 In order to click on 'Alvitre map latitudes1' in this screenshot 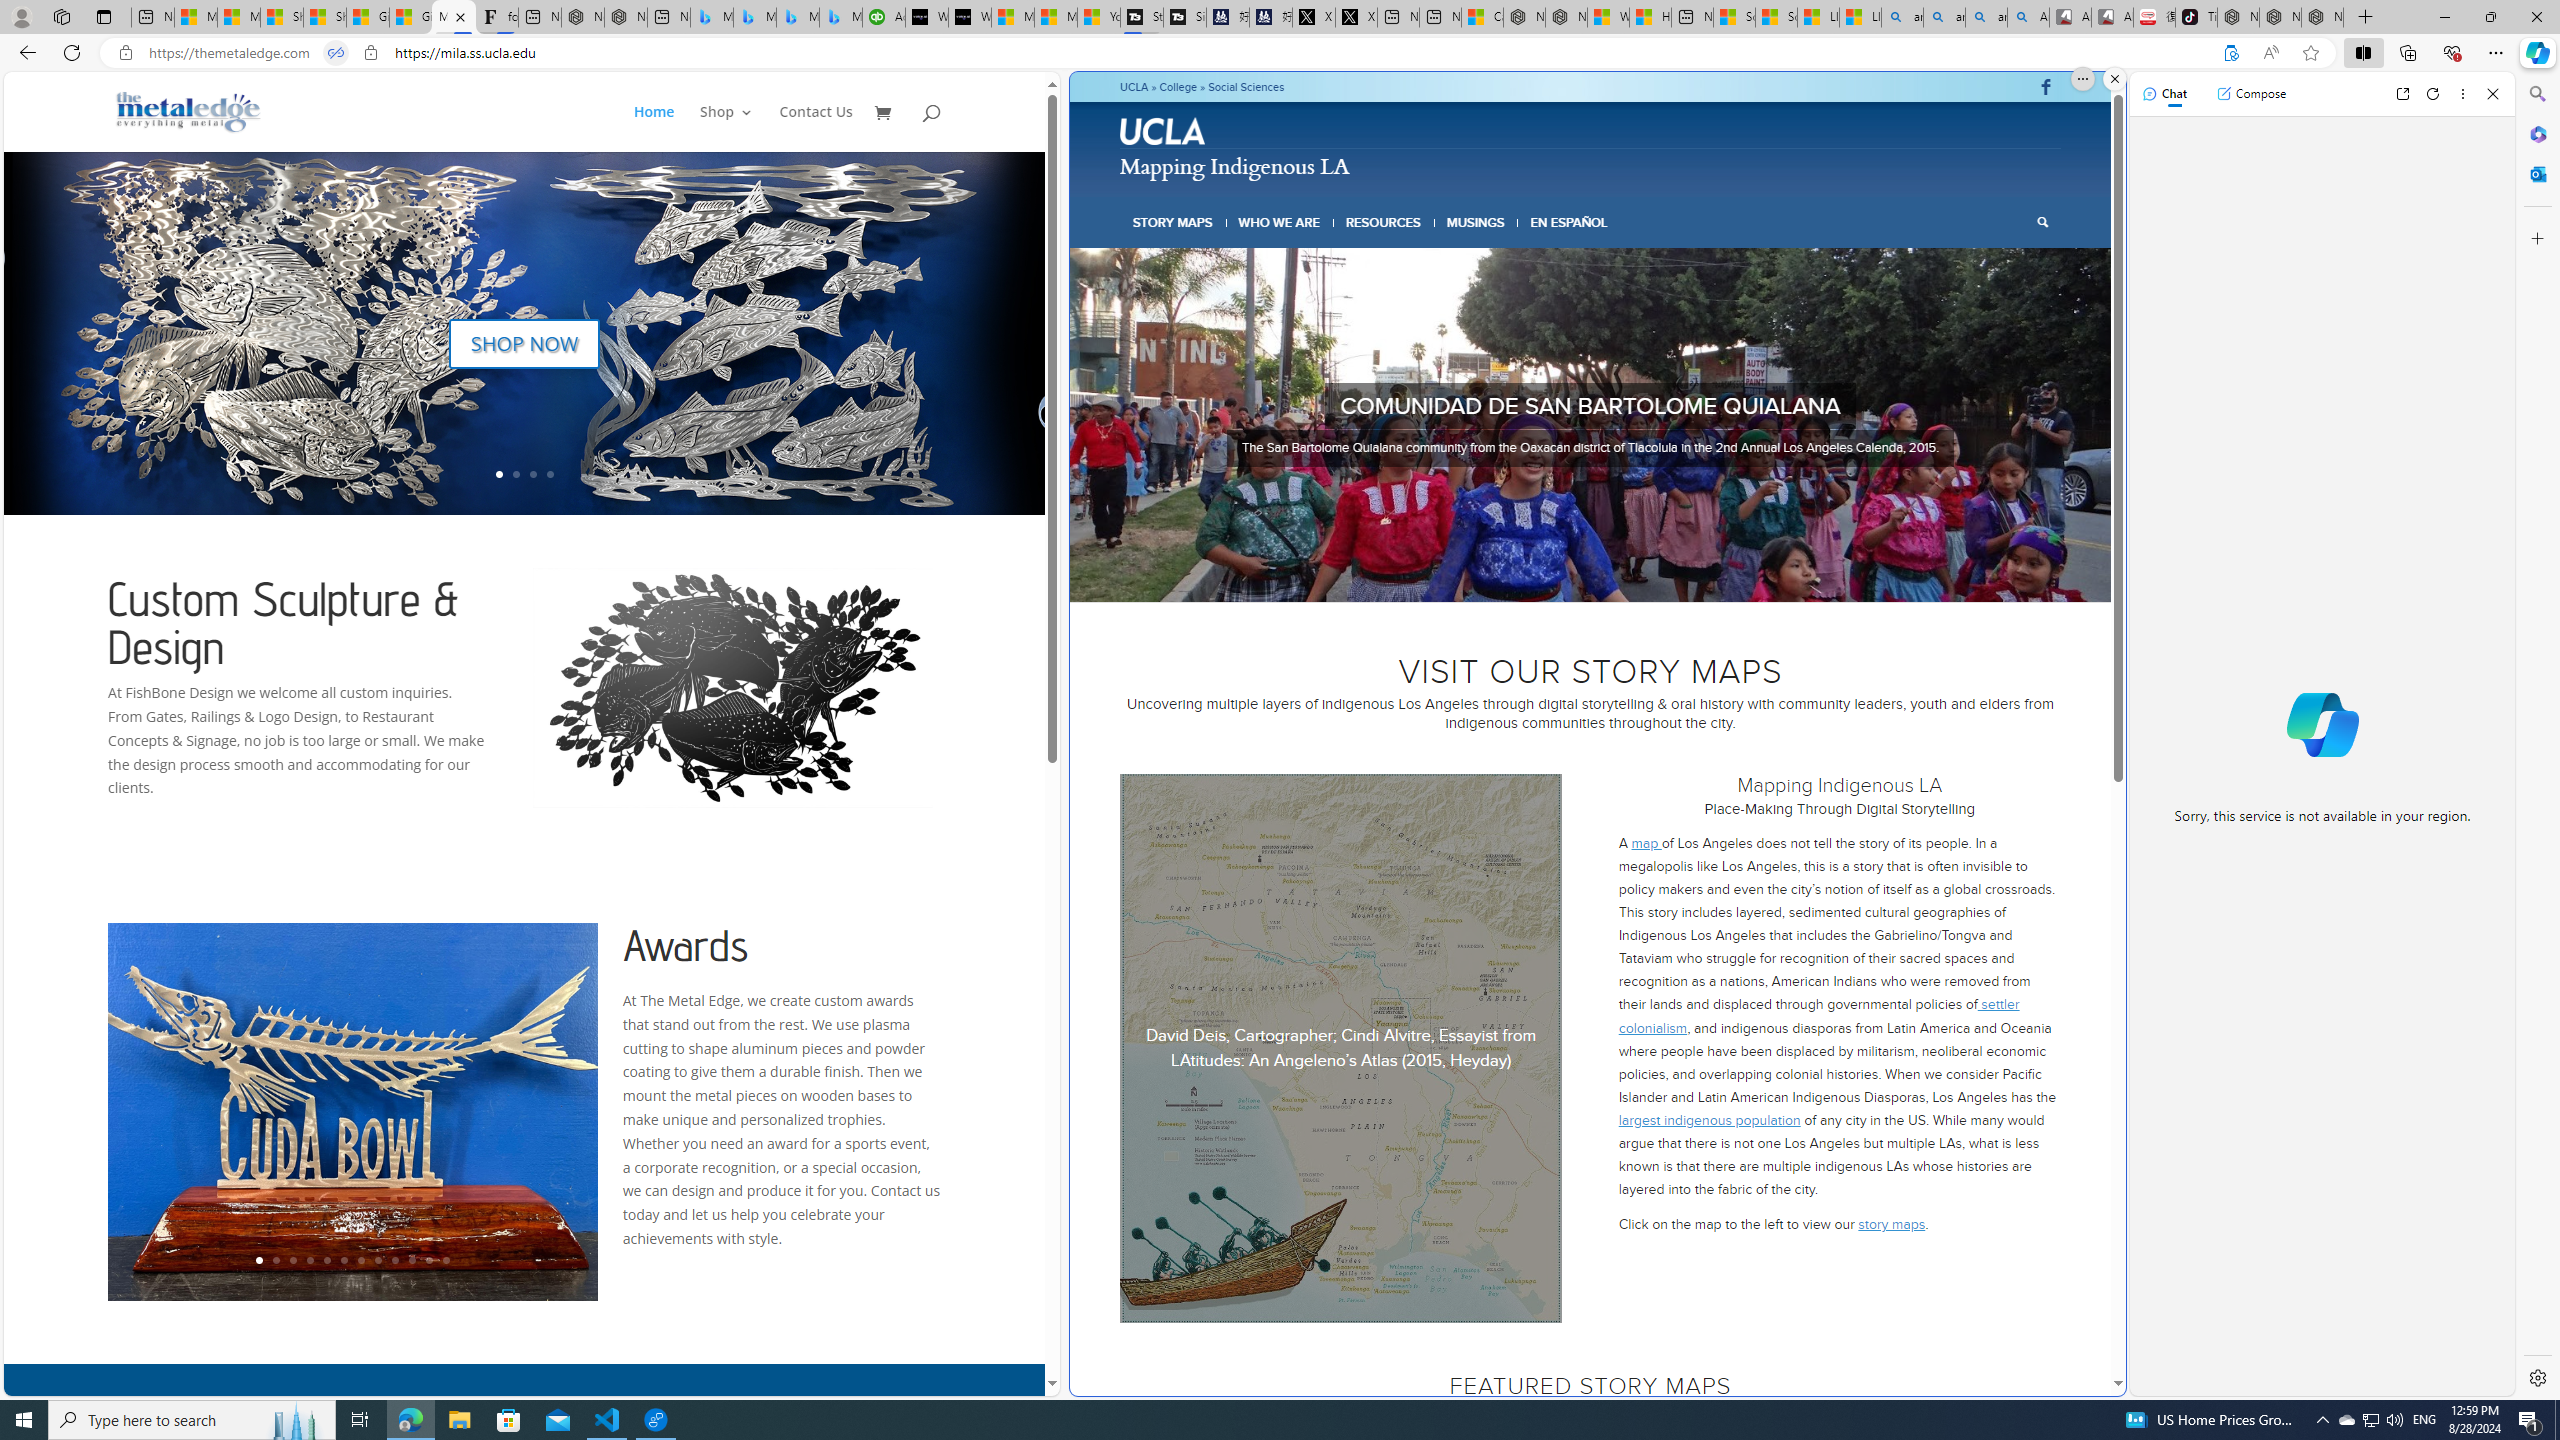, I will do `click(1341, 1048)`.